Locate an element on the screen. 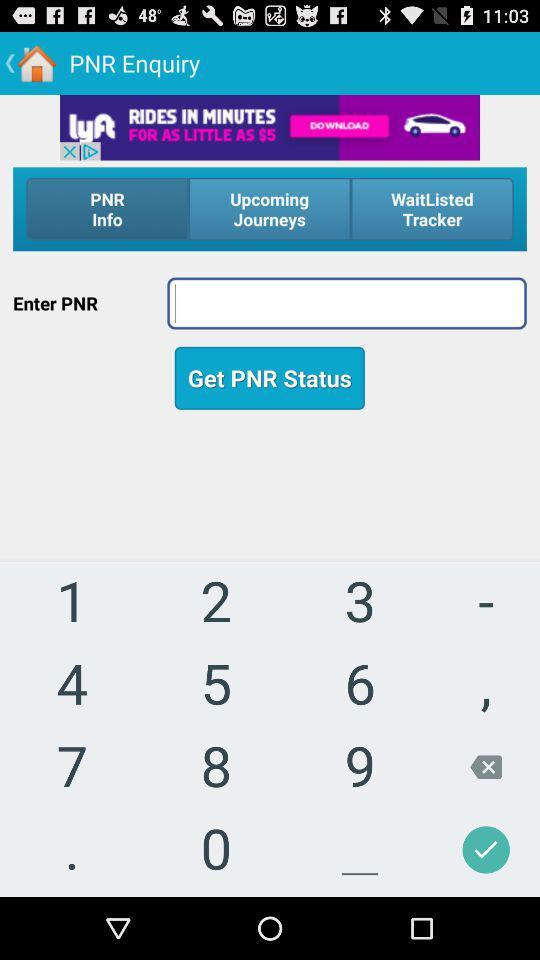 The height and width of the screenshot is (960, 540). pnr is located at coordinates (346, 303).